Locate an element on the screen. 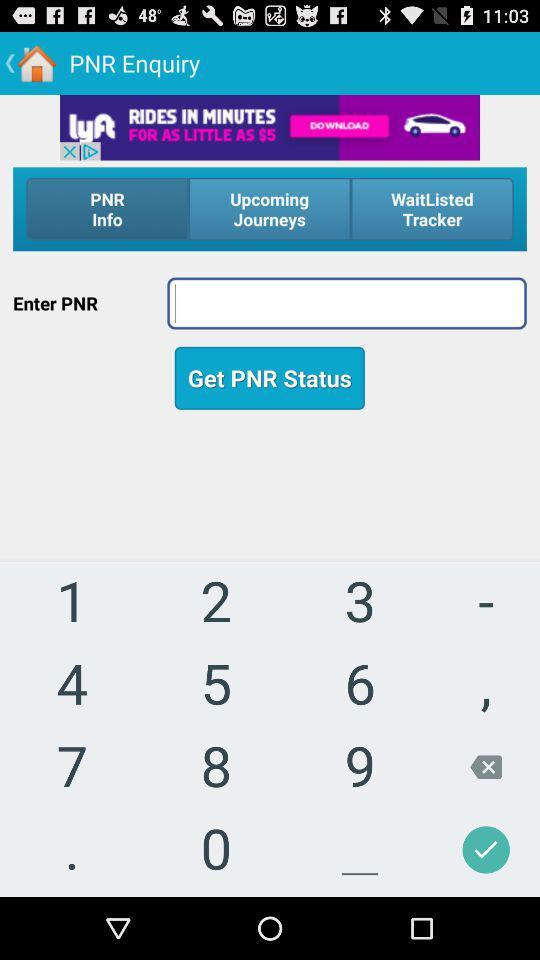 The height and width of the screenshot is (960, 540). pnr is located at coordinates (346, 303).